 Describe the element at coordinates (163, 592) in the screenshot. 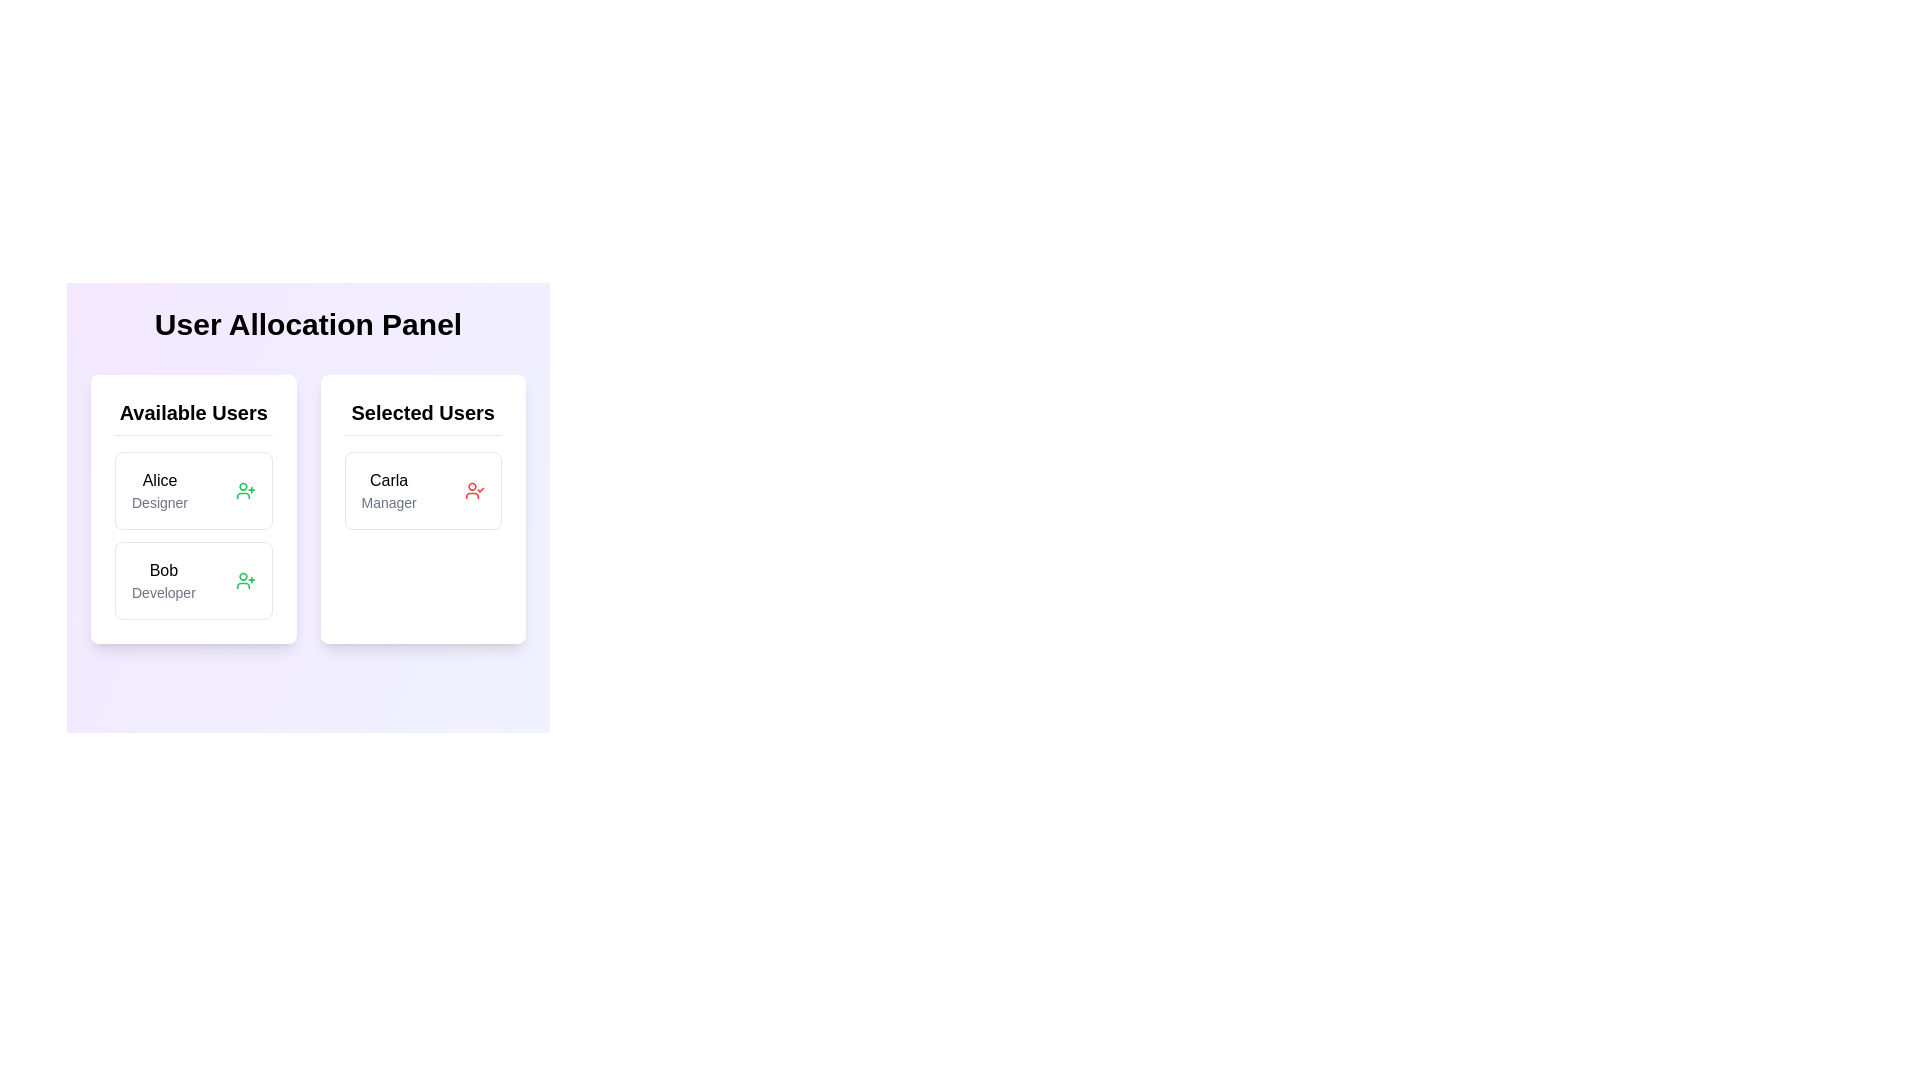

I see `the text label 'Developer' styled with small gray text located beneath the bold name 'Bob' in the second card of the 'Available Users' panel` at that location.